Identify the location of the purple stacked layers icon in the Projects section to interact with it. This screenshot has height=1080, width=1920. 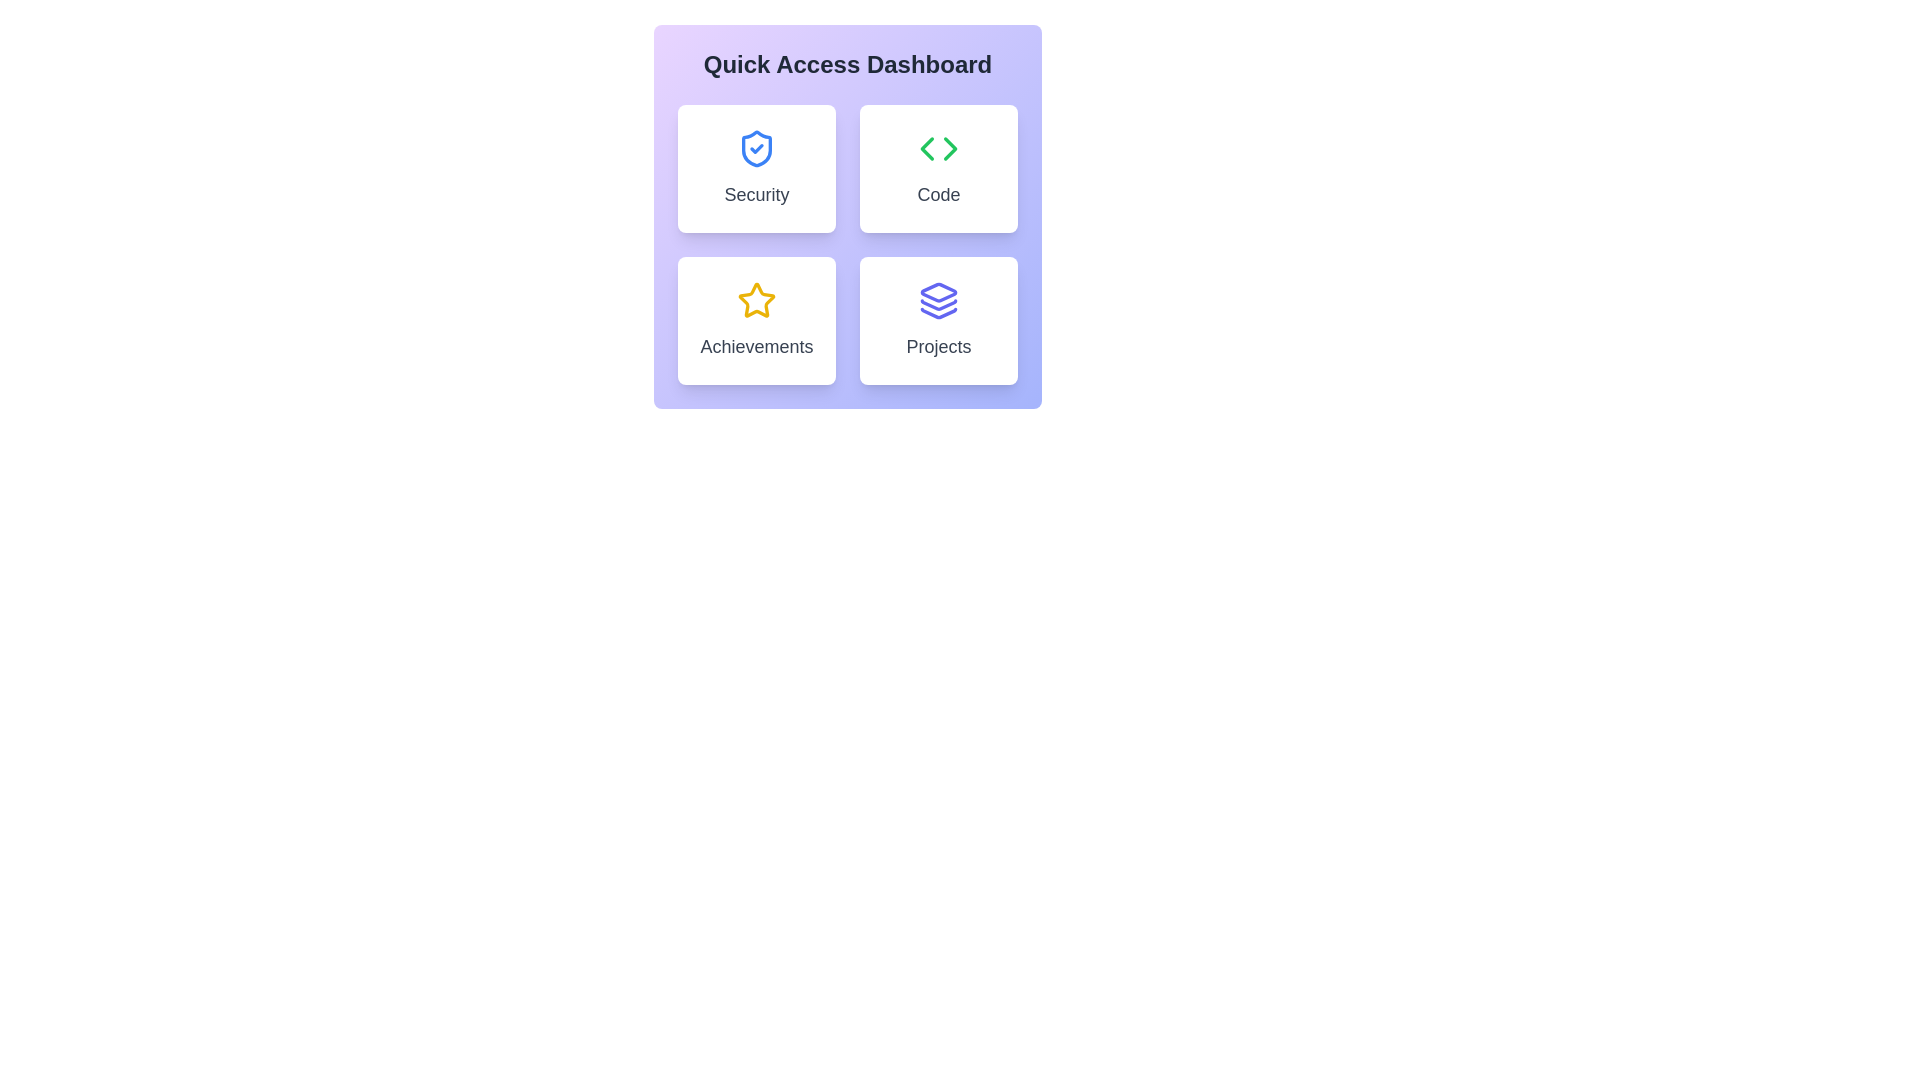
(938, 300).